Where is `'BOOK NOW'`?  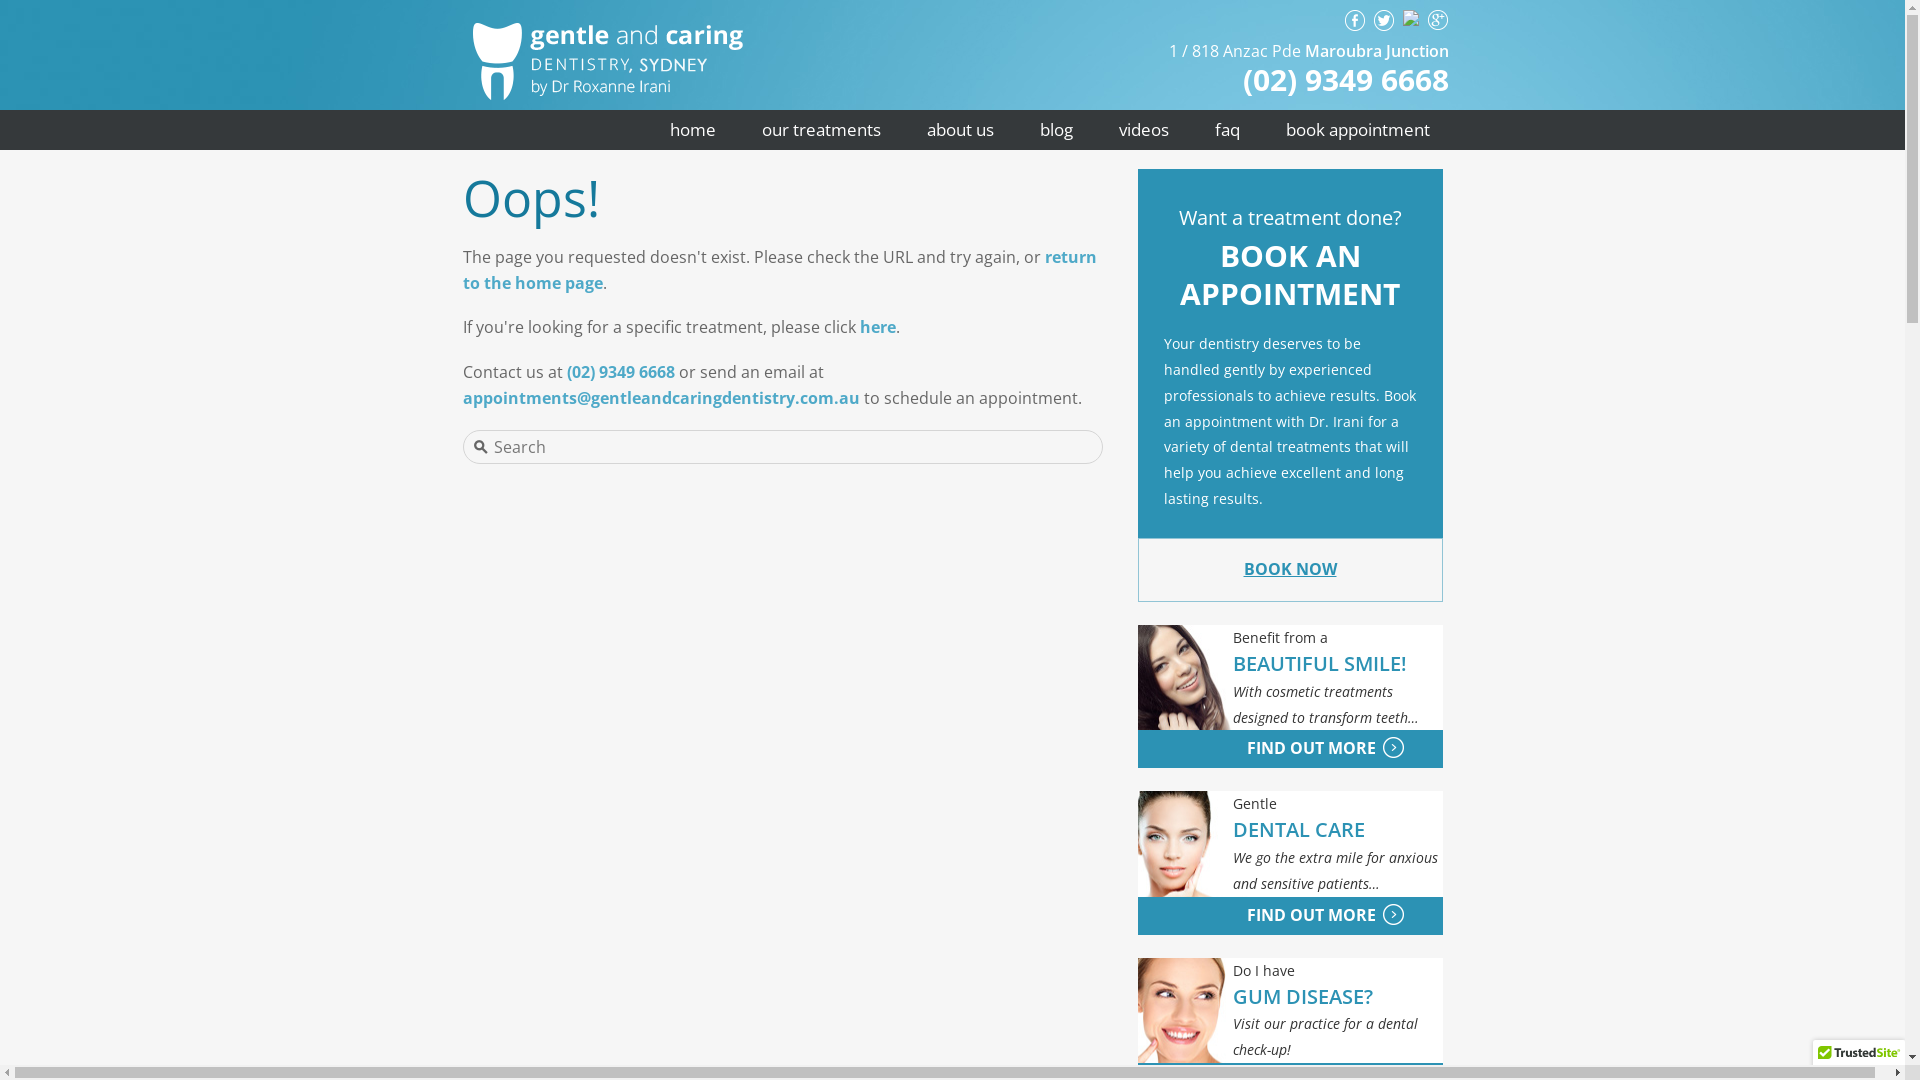
'BOOK NOW' is located at coordinates (1290, 569).